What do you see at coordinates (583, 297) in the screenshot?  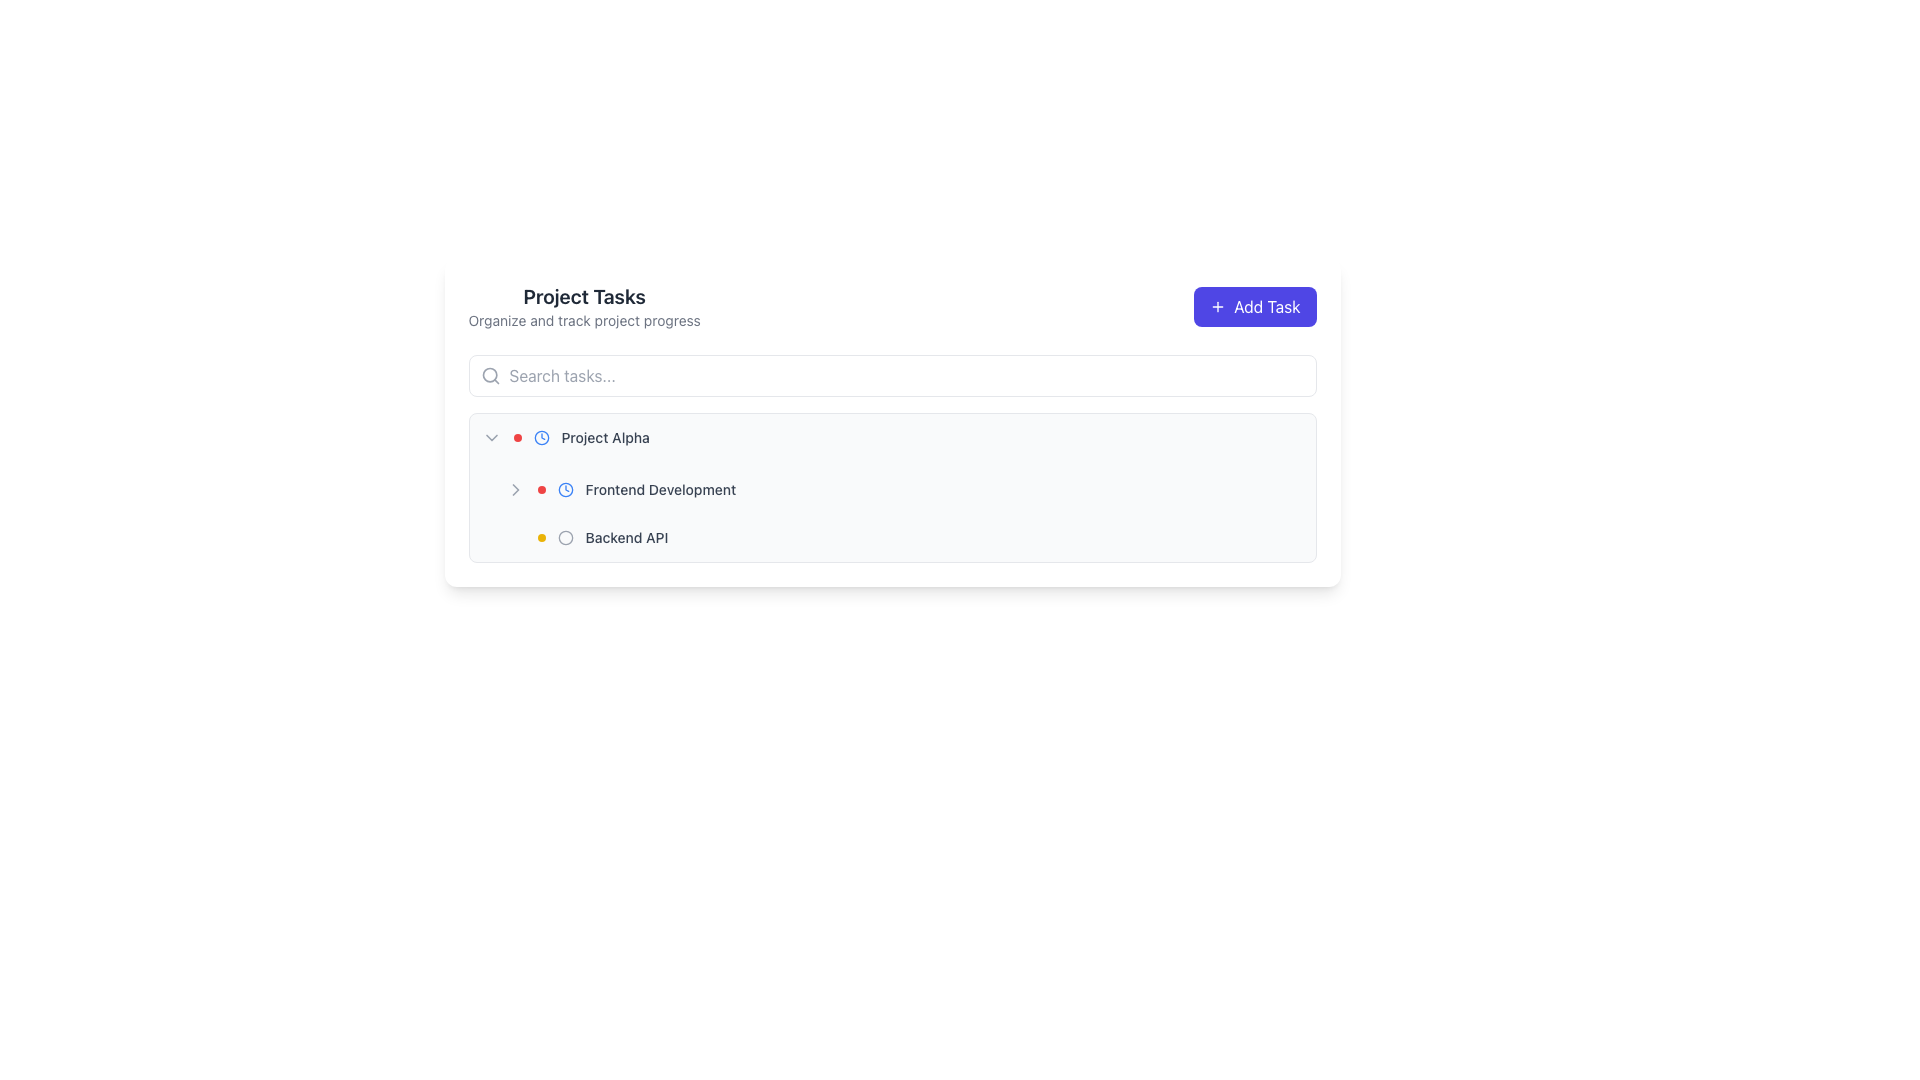 I see `the header Text Label that provides the title for the section managing project tasks, located above the text 'Organize and track project progress'` at bounding box center [583, 297].